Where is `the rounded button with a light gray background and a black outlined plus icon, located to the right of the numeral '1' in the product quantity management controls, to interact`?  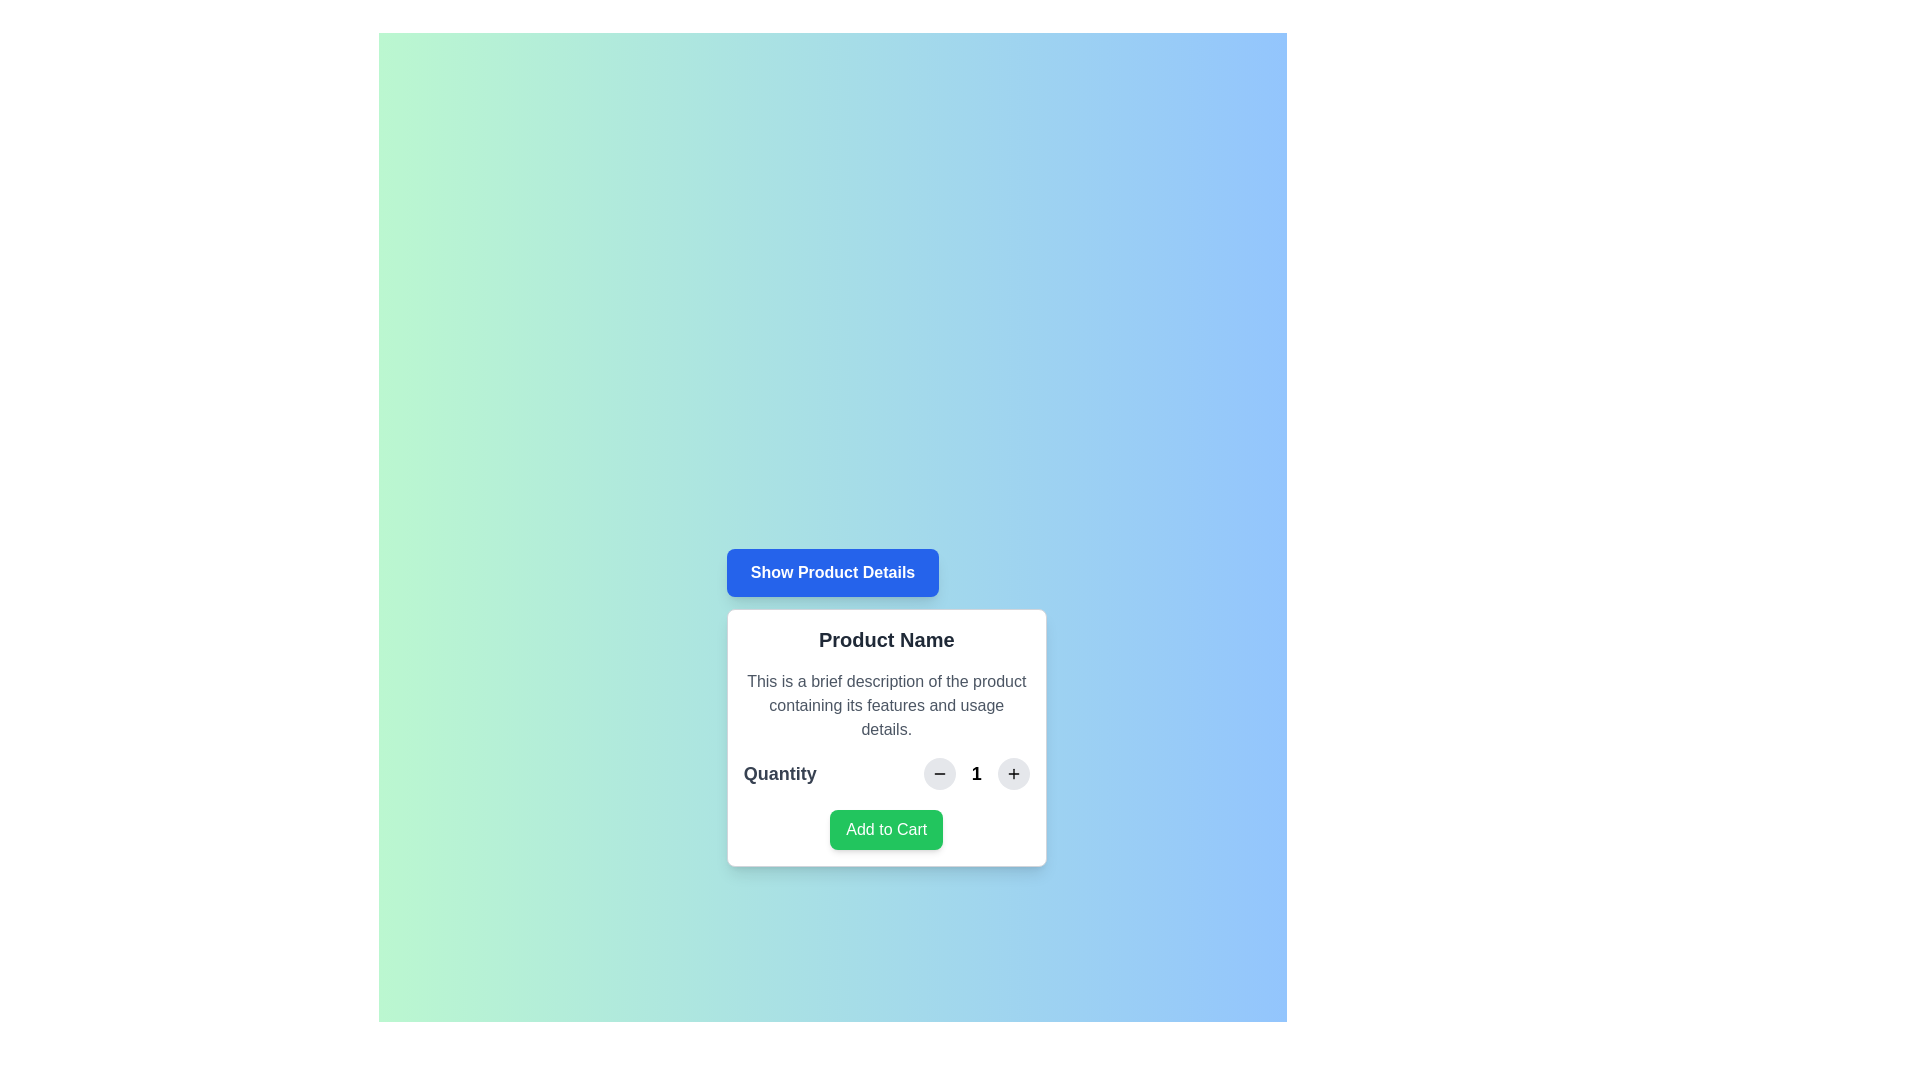
the rounded button with a light gray background and a black outlined plus icon, located to the right of the numeral '1' in the product quantity management controls, to interact is located at coordinates (1013, 773).